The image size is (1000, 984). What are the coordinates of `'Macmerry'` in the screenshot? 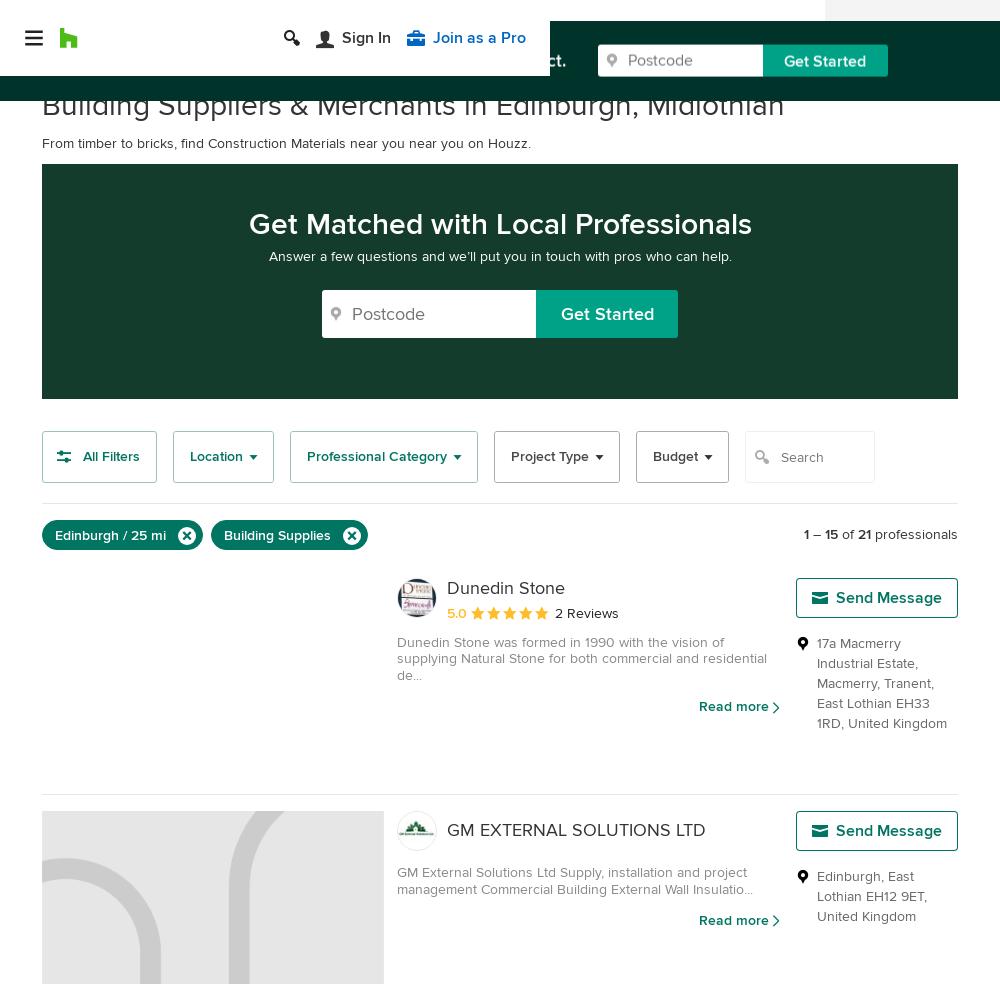 It's located at (816, 683).